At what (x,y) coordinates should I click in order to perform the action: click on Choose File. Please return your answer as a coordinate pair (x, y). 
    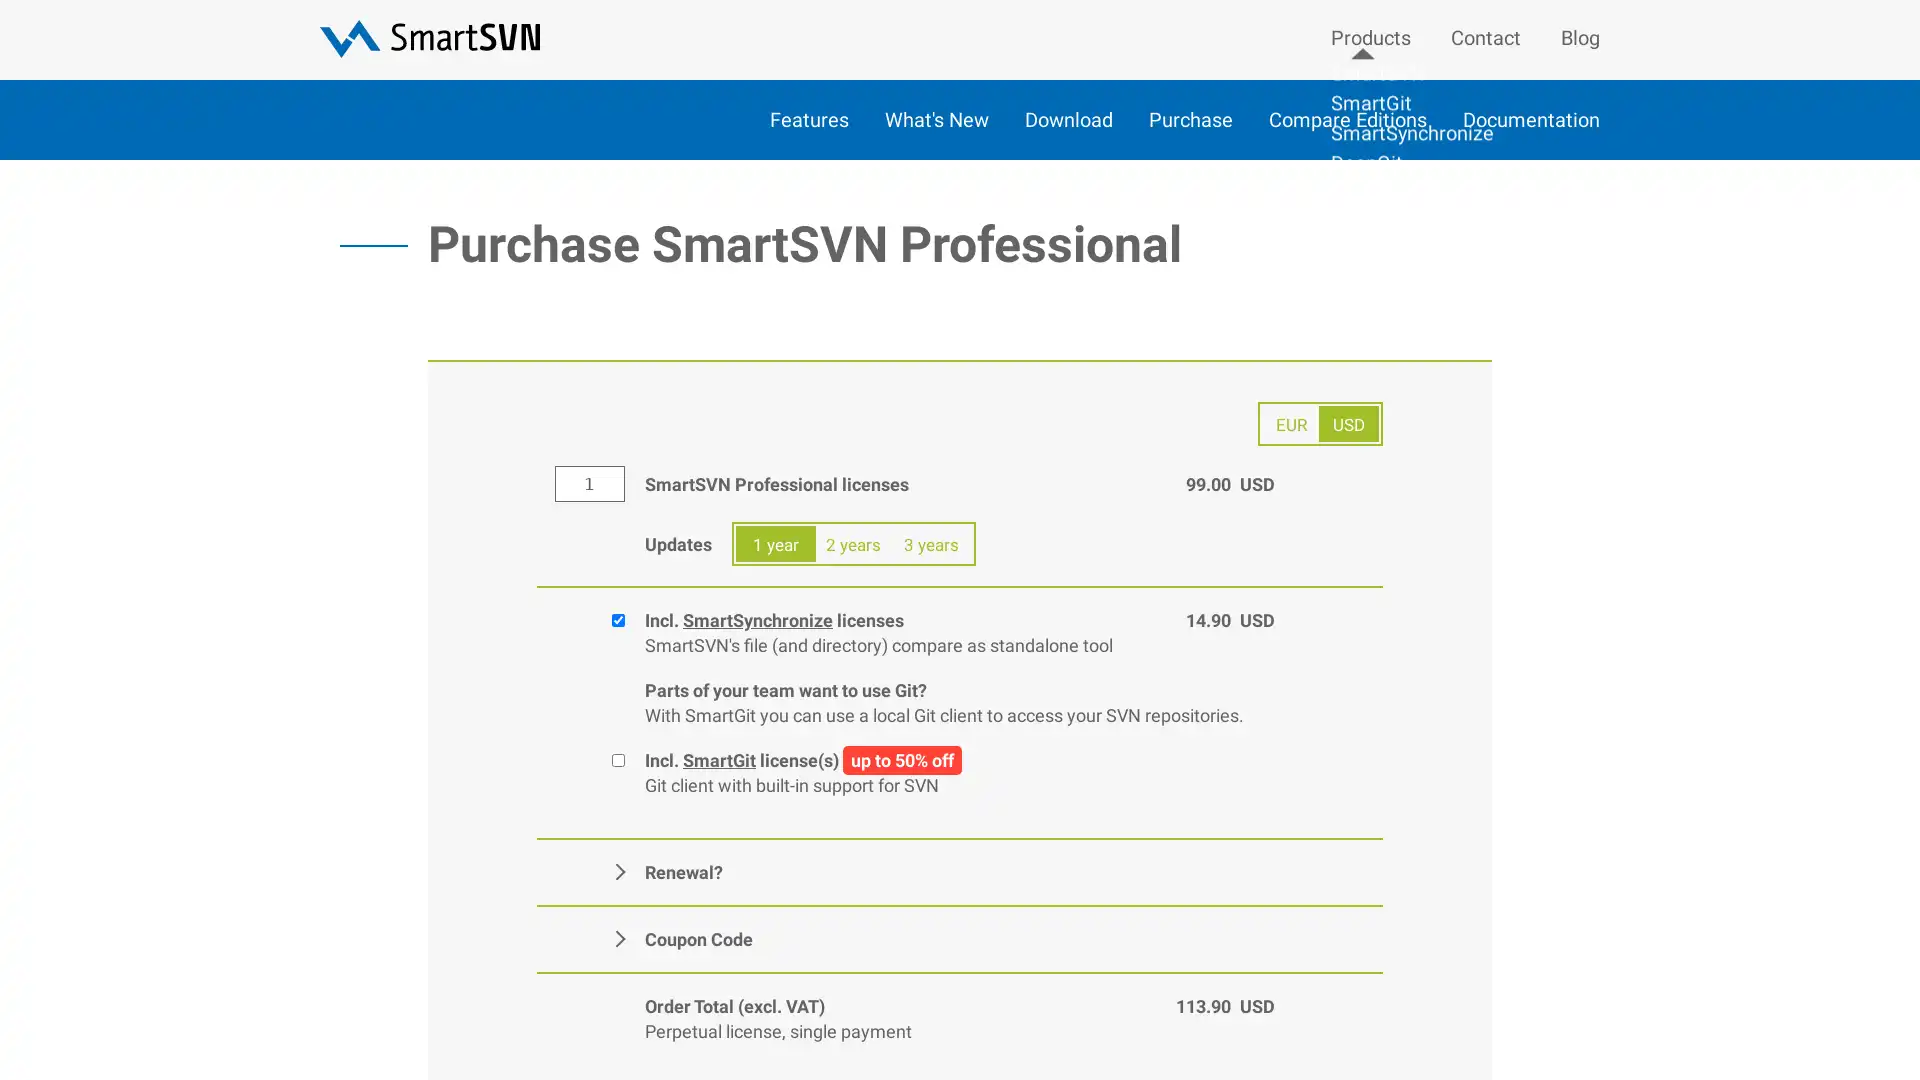
    Looking at the image, I should click on (869, 932).